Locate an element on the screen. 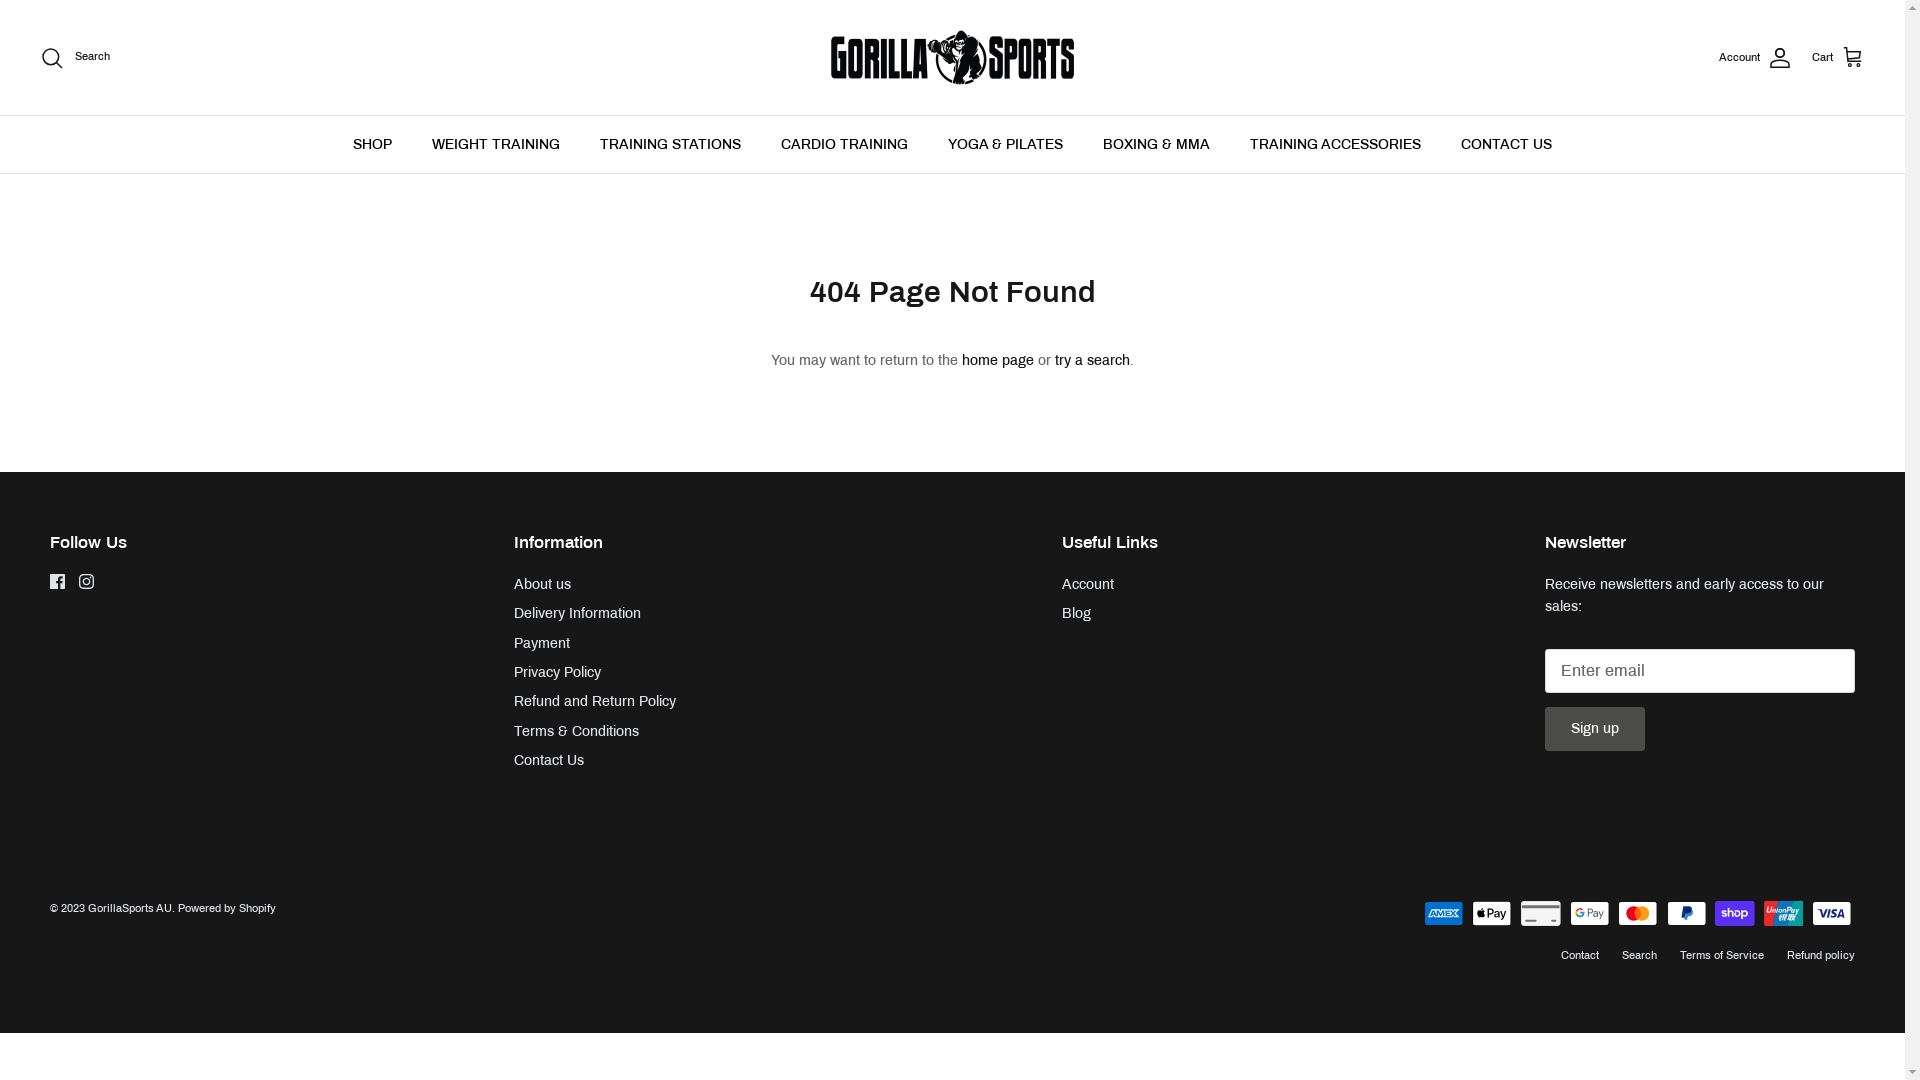 The width and height of the screenshot is (1920, 1080). 'Blog' is located at coordinates (1075, 612).